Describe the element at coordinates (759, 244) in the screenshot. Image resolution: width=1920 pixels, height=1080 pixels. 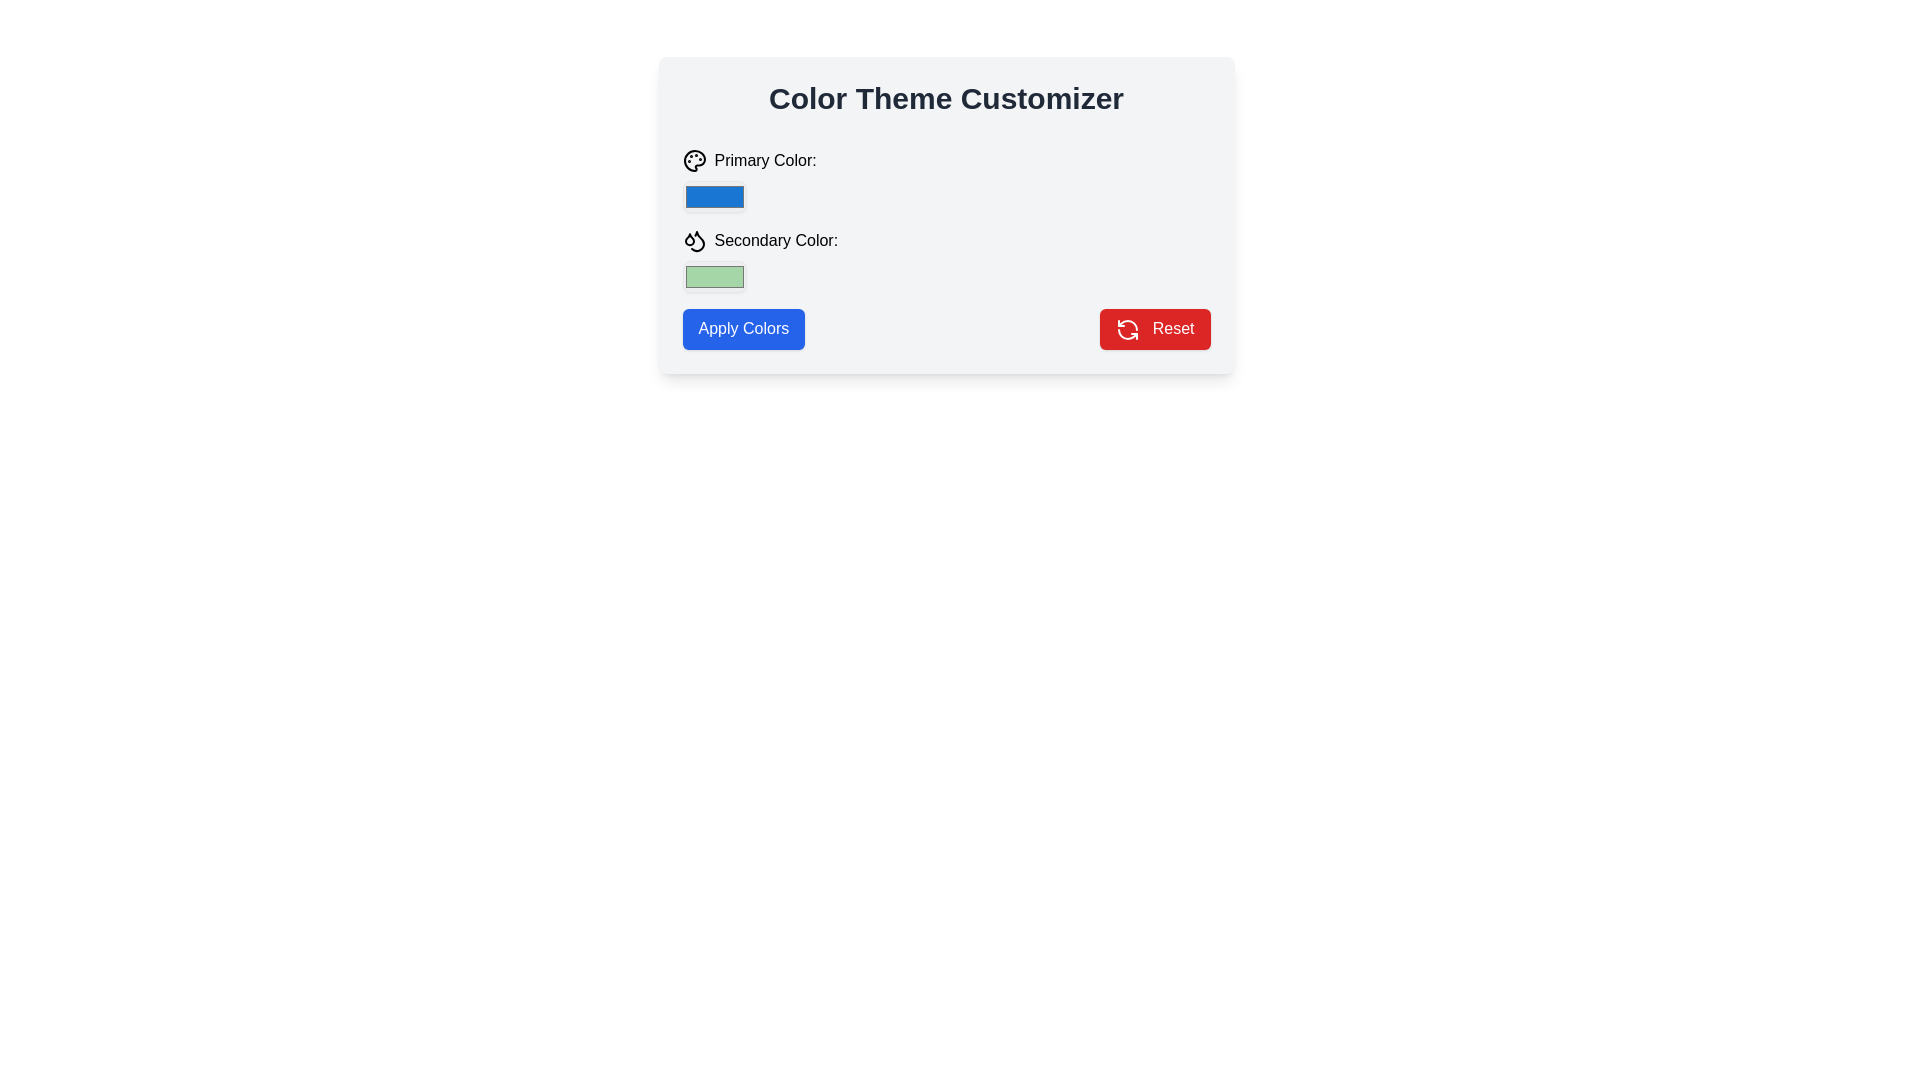
I see `the text label identifying the secondary color selection in the 'Color Theme Customizer' section, positioned below the 'Primary Color:' label and preceding the color picker box` at that location.